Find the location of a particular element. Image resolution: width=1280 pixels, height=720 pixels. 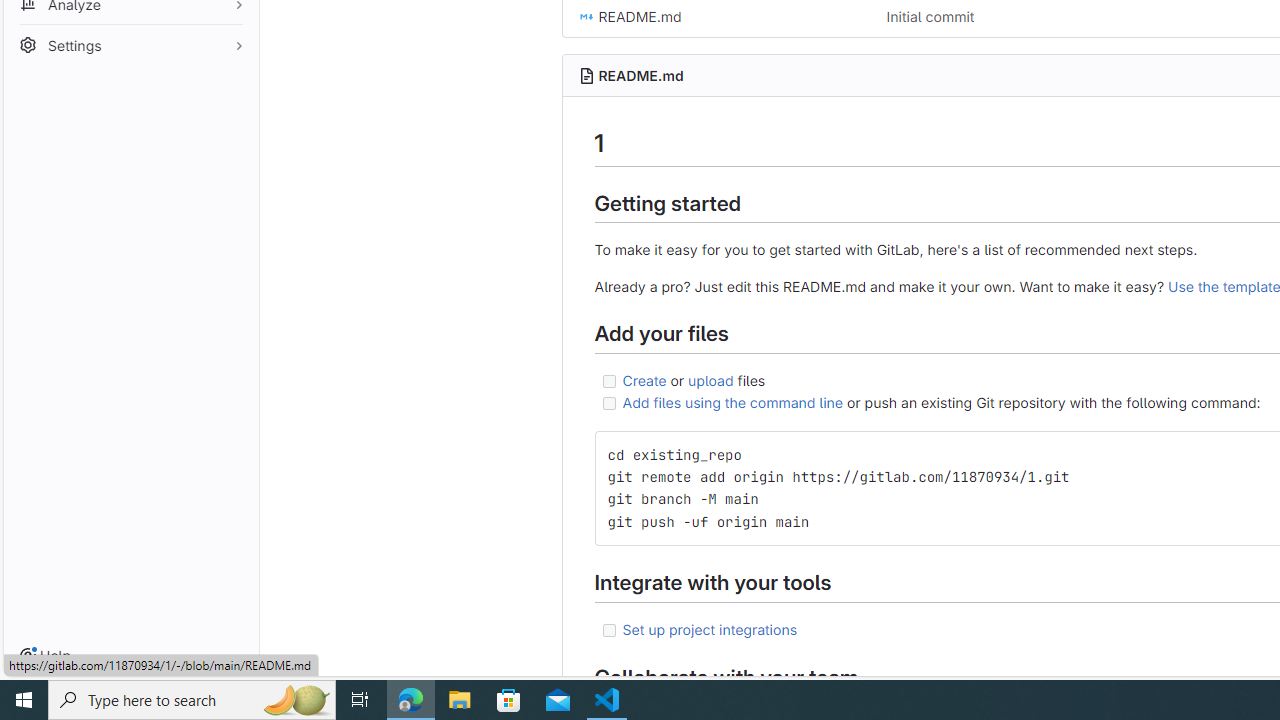

'Add files using the command line' is located at coordinates (731, 402).